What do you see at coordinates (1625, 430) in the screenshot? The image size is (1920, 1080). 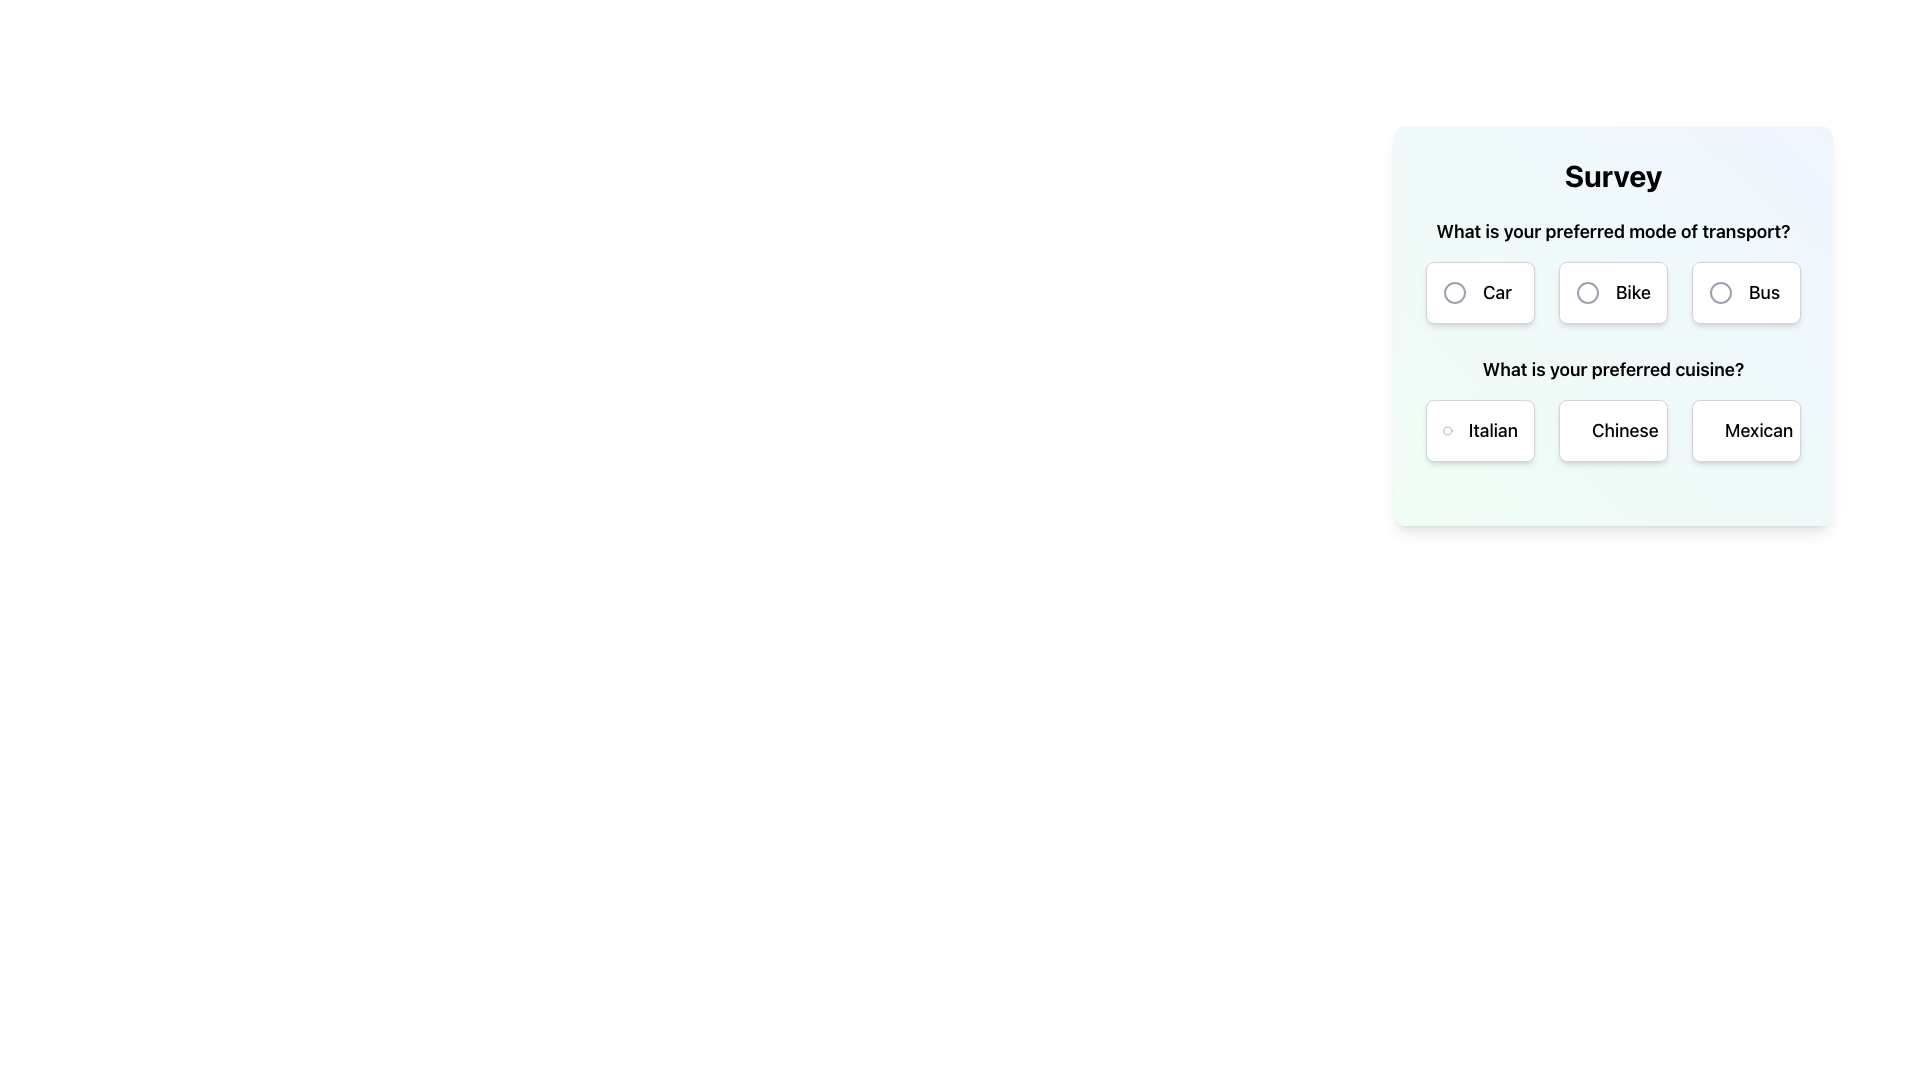 I see `the 'Chinese' radio button option in the survey form` at bounding box center [1625, 430].